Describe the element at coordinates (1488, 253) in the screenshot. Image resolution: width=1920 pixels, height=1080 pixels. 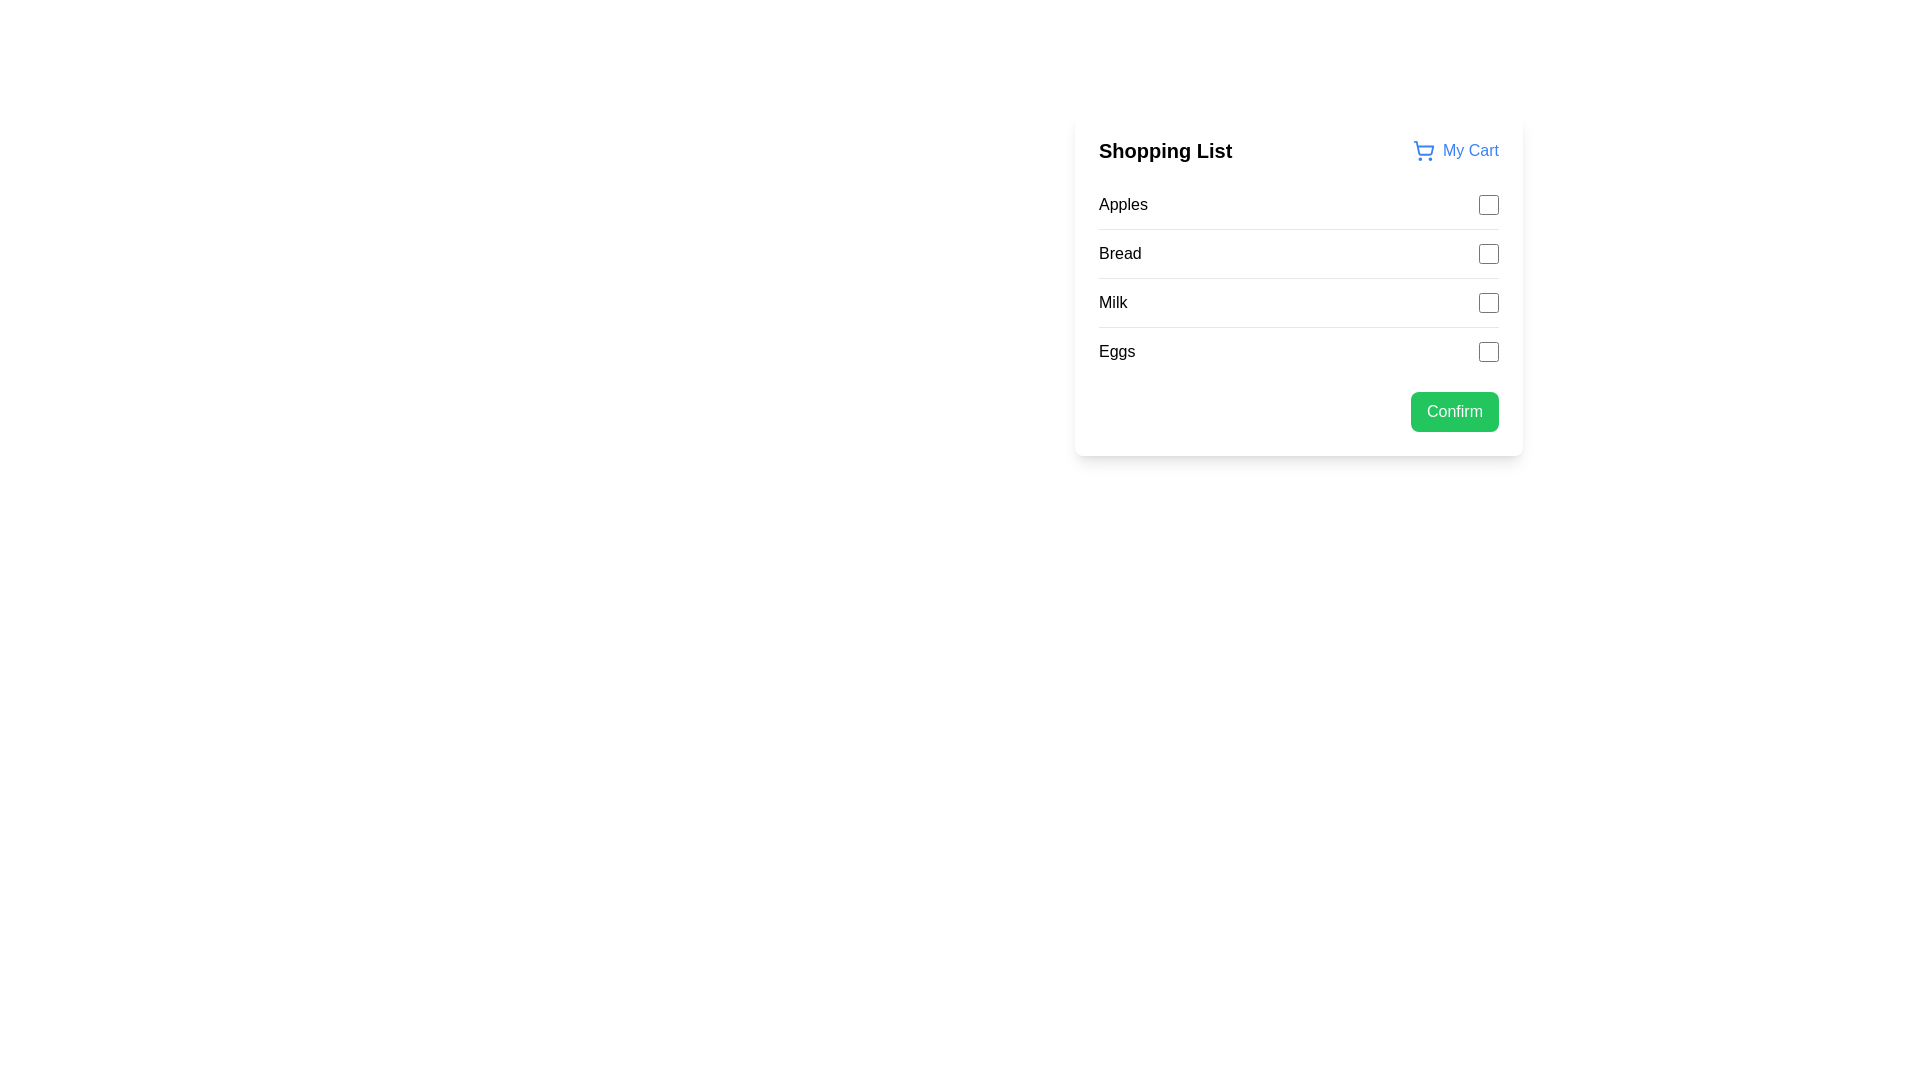
I see `the checkbox for the 'Bread' item in the shopping list` at that location.